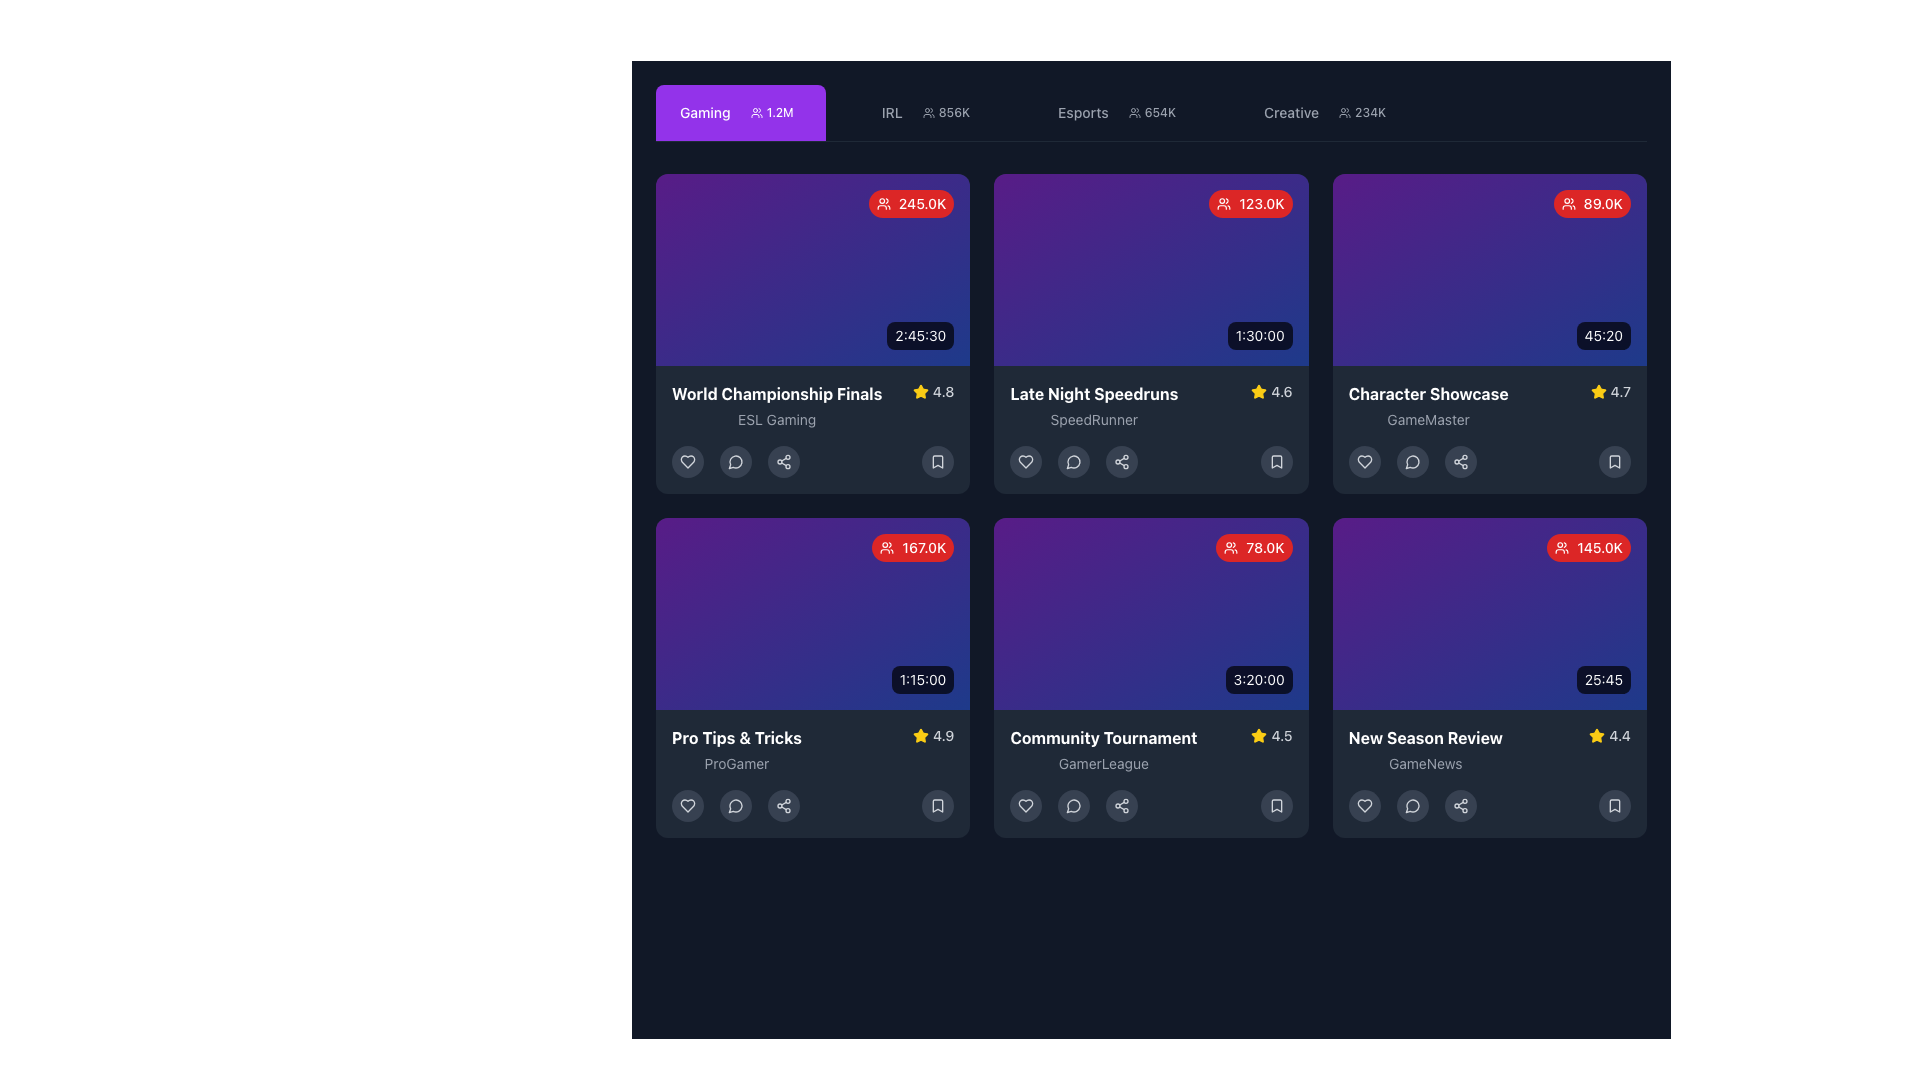 The image size is (1920, 1080). Describe the element at coordinates (1614, 462) in the screenshot. I see `the bookmark icon located in the bottom-right corner of the third card in the second row` at that location.